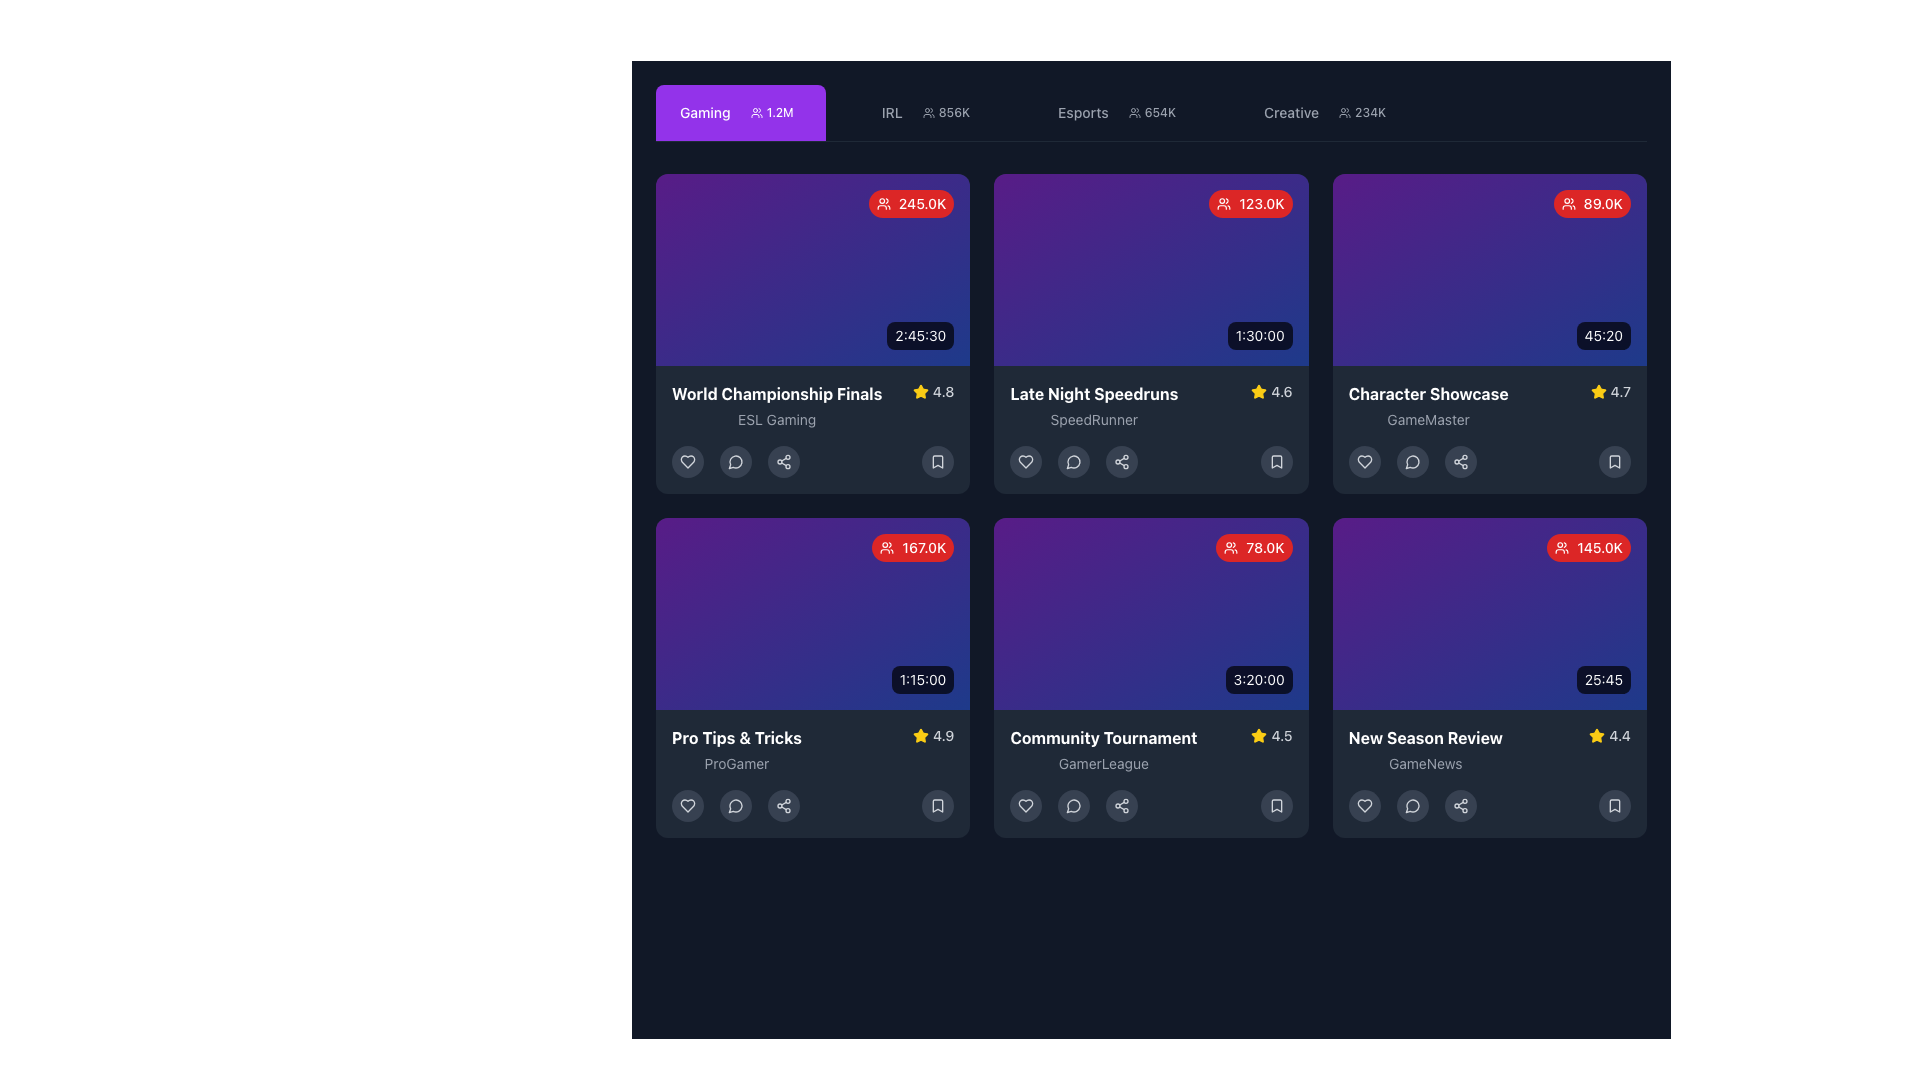 The image size is (1920, 1080). Describe the element at coordinates (1614, 462) in the screenshot. I see `the bookmark icon located in the bottom-right corner of the third card in the second row` at that location.